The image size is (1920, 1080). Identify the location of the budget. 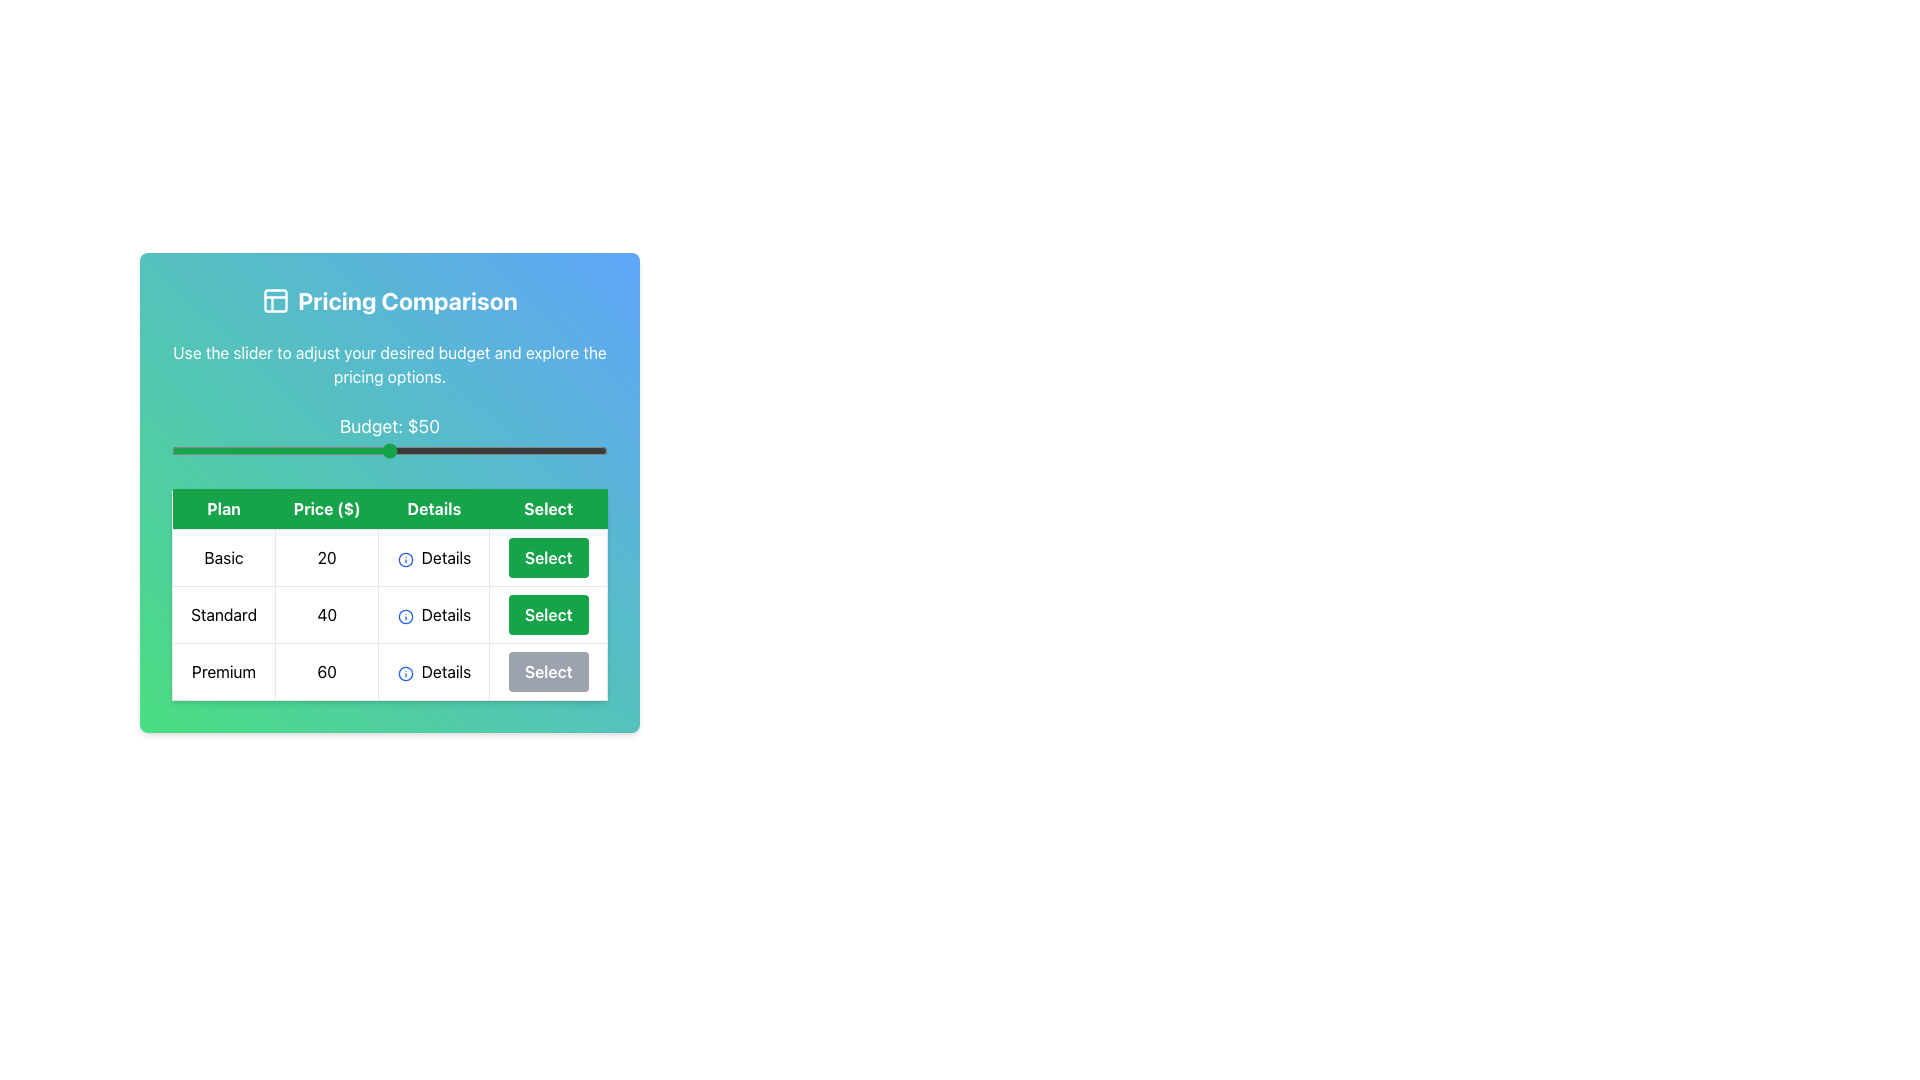
(350, 451).